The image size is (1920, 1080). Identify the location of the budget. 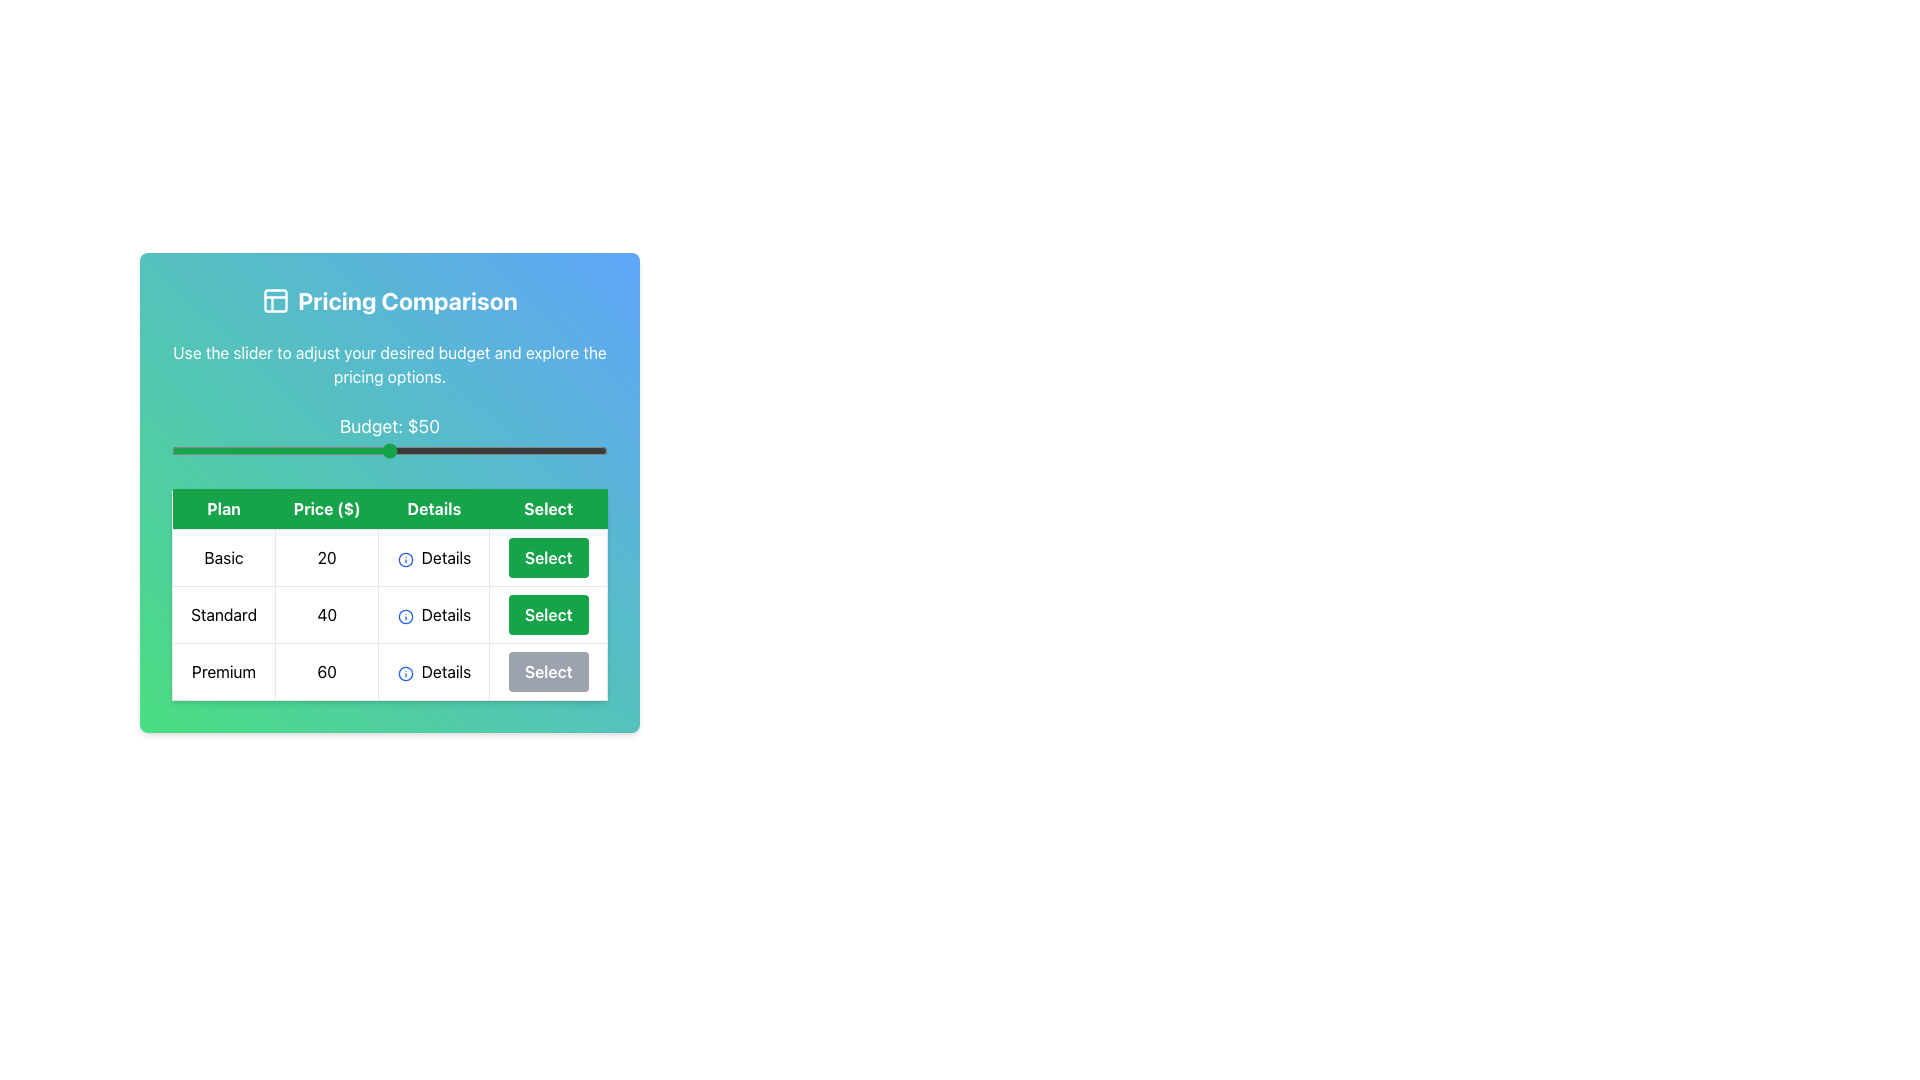
(350, 451).